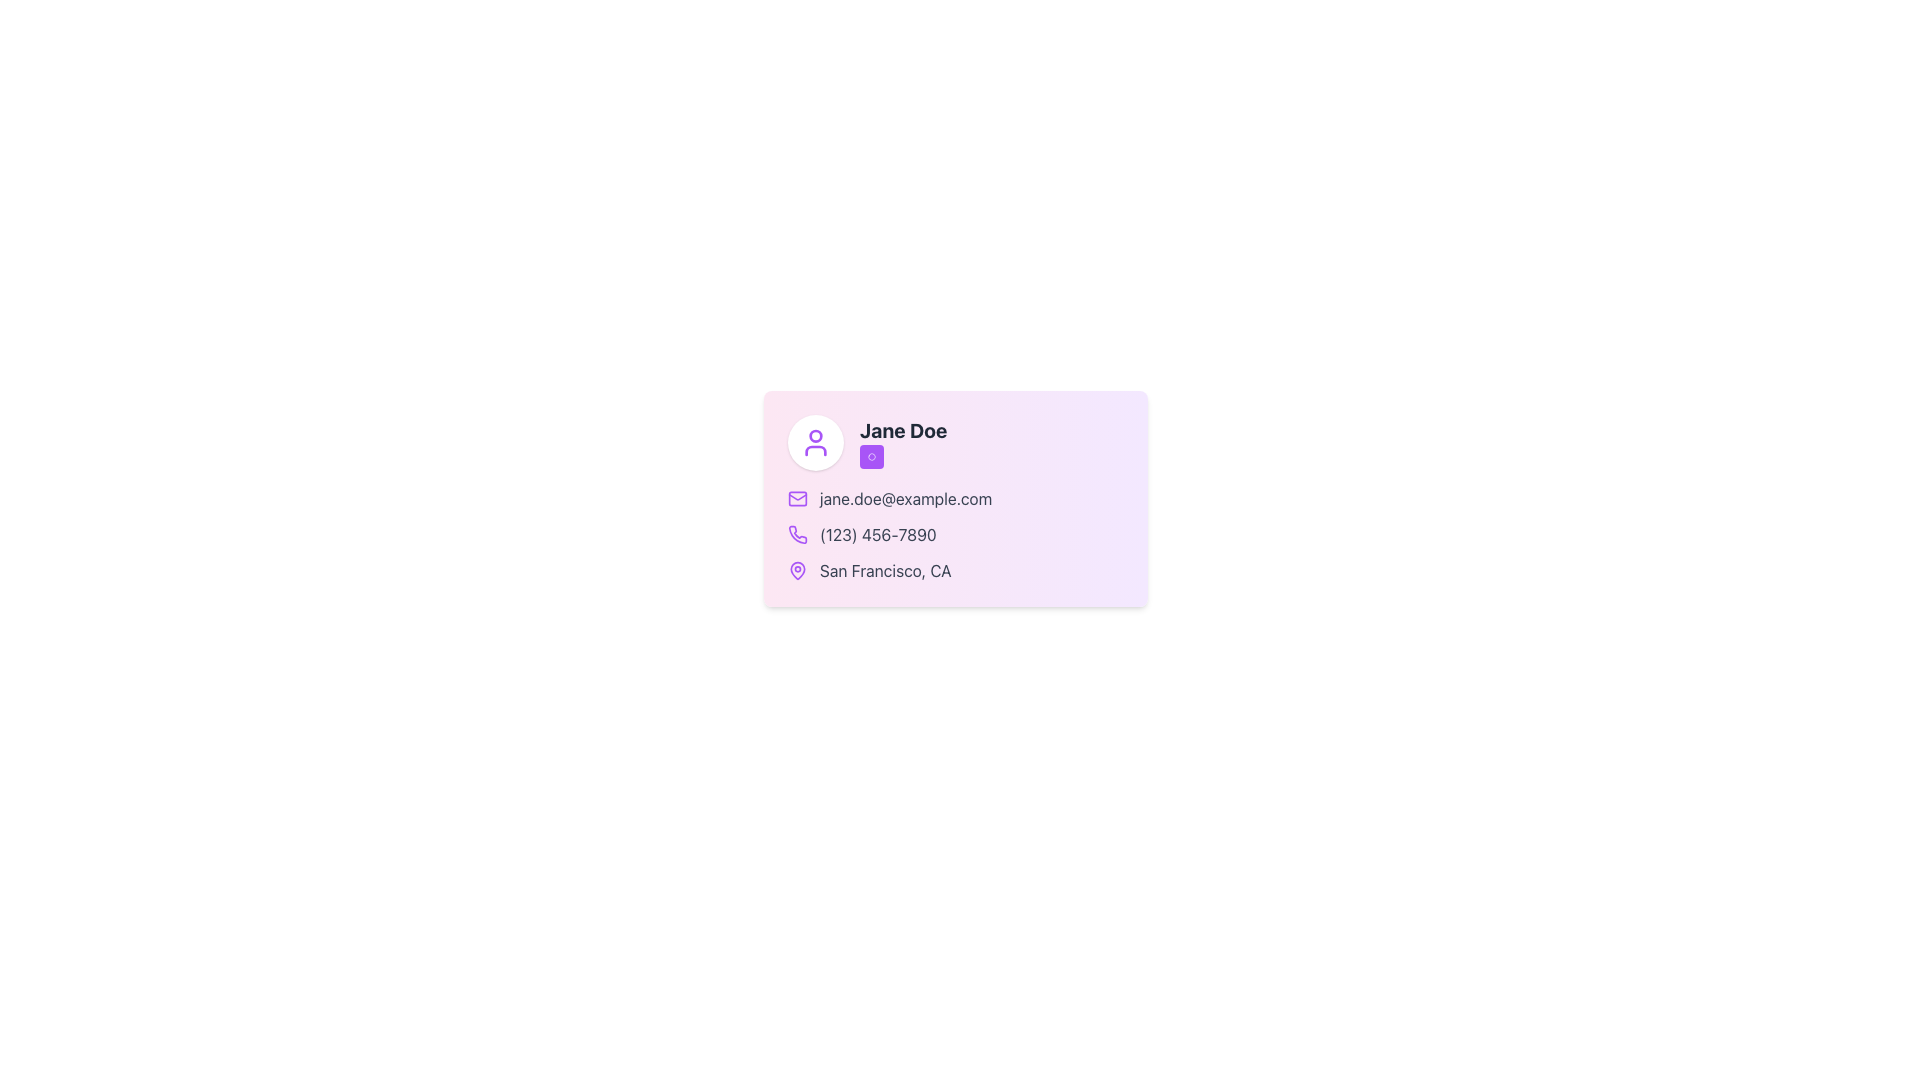  Describe the element at coordinates (796, 497) in the screenshot. I see `the inner rectangular element within the envelope icon, which is light purple and has rounded edges` at that location.